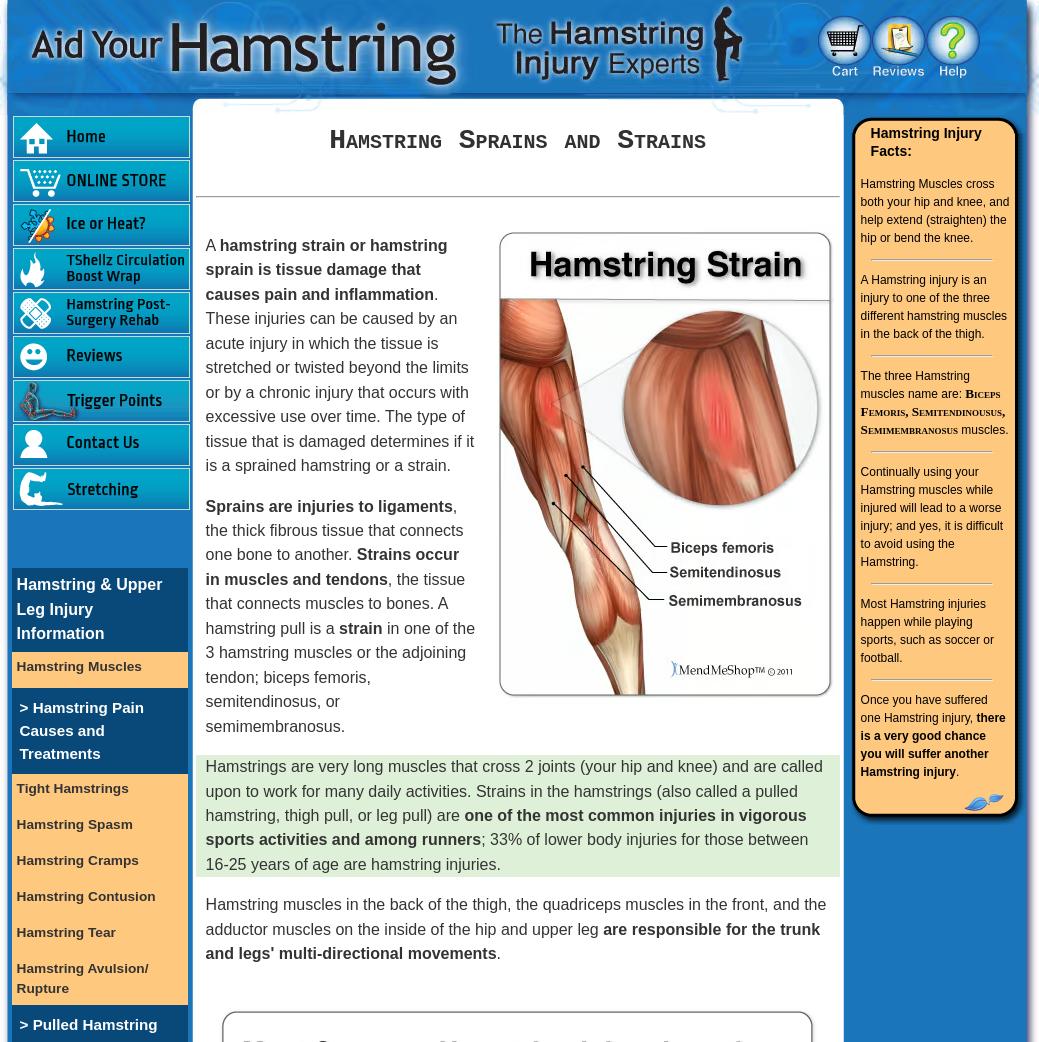 This screenshot has width=1039, height=1042. I want to click on 'Hamstrings are very long muscles that cross 2 joints (your hip and knee) and are called upon to work for many daily activities. Strains in the hamstrings (also called a pulled hamstring, thigh pull, or leg pull) are', so click(512, 790).